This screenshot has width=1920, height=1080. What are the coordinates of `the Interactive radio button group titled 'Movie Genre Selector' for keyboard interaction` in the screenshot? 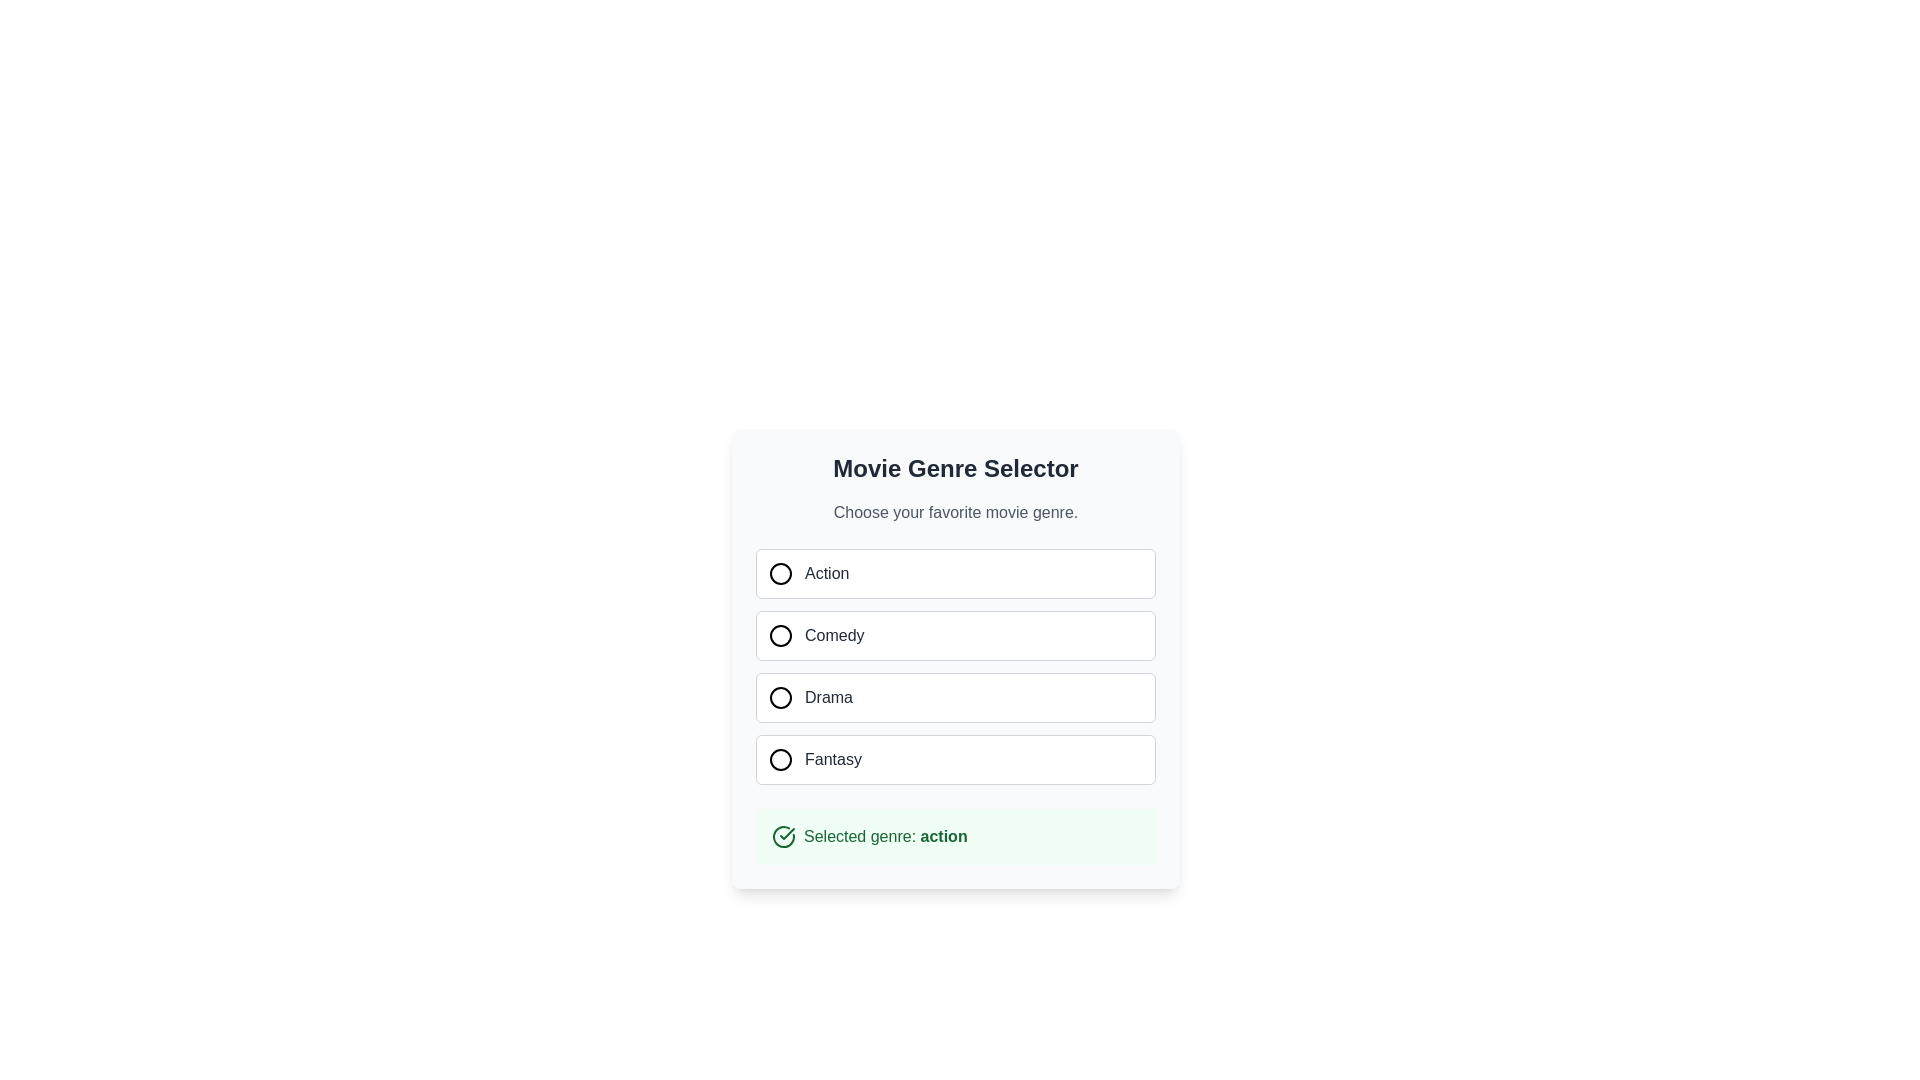 It's located at (954, 667).